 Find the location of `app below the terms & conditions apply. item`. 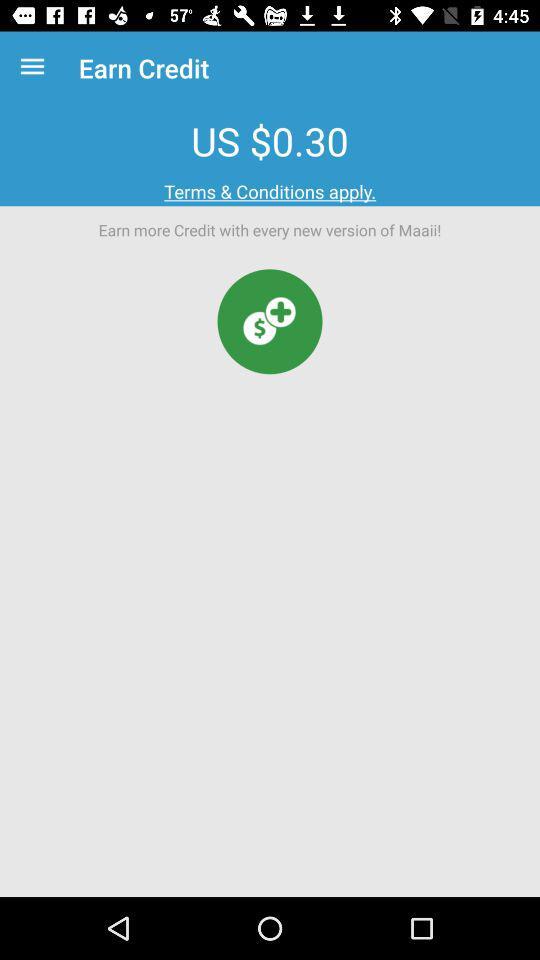

app below the terms & conditions apply. item is located at coordinates (270, 321).